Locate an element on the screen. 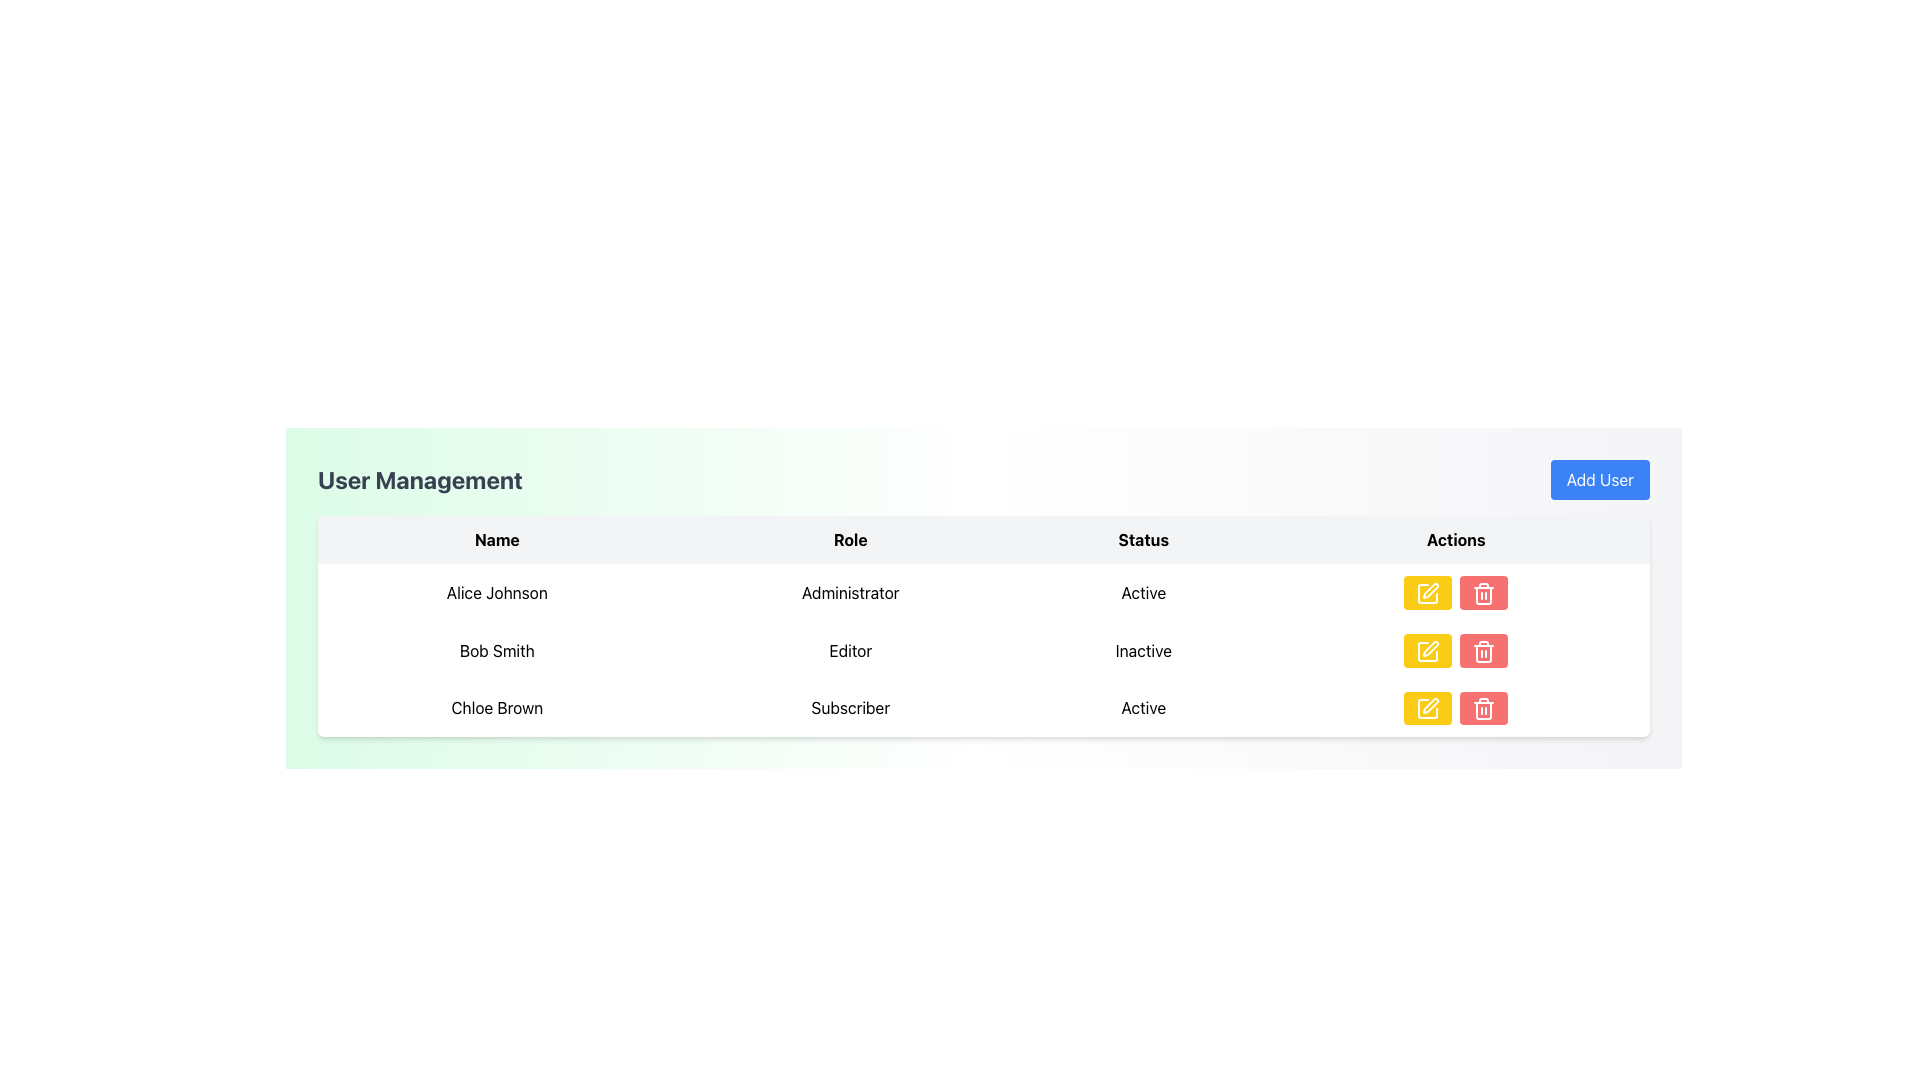 This screenshot has width=1920, height=1080. the 'Active' text label in the 'Status' column of the row representing 'Alice Johnson' is located at coordinates (1143, 591).